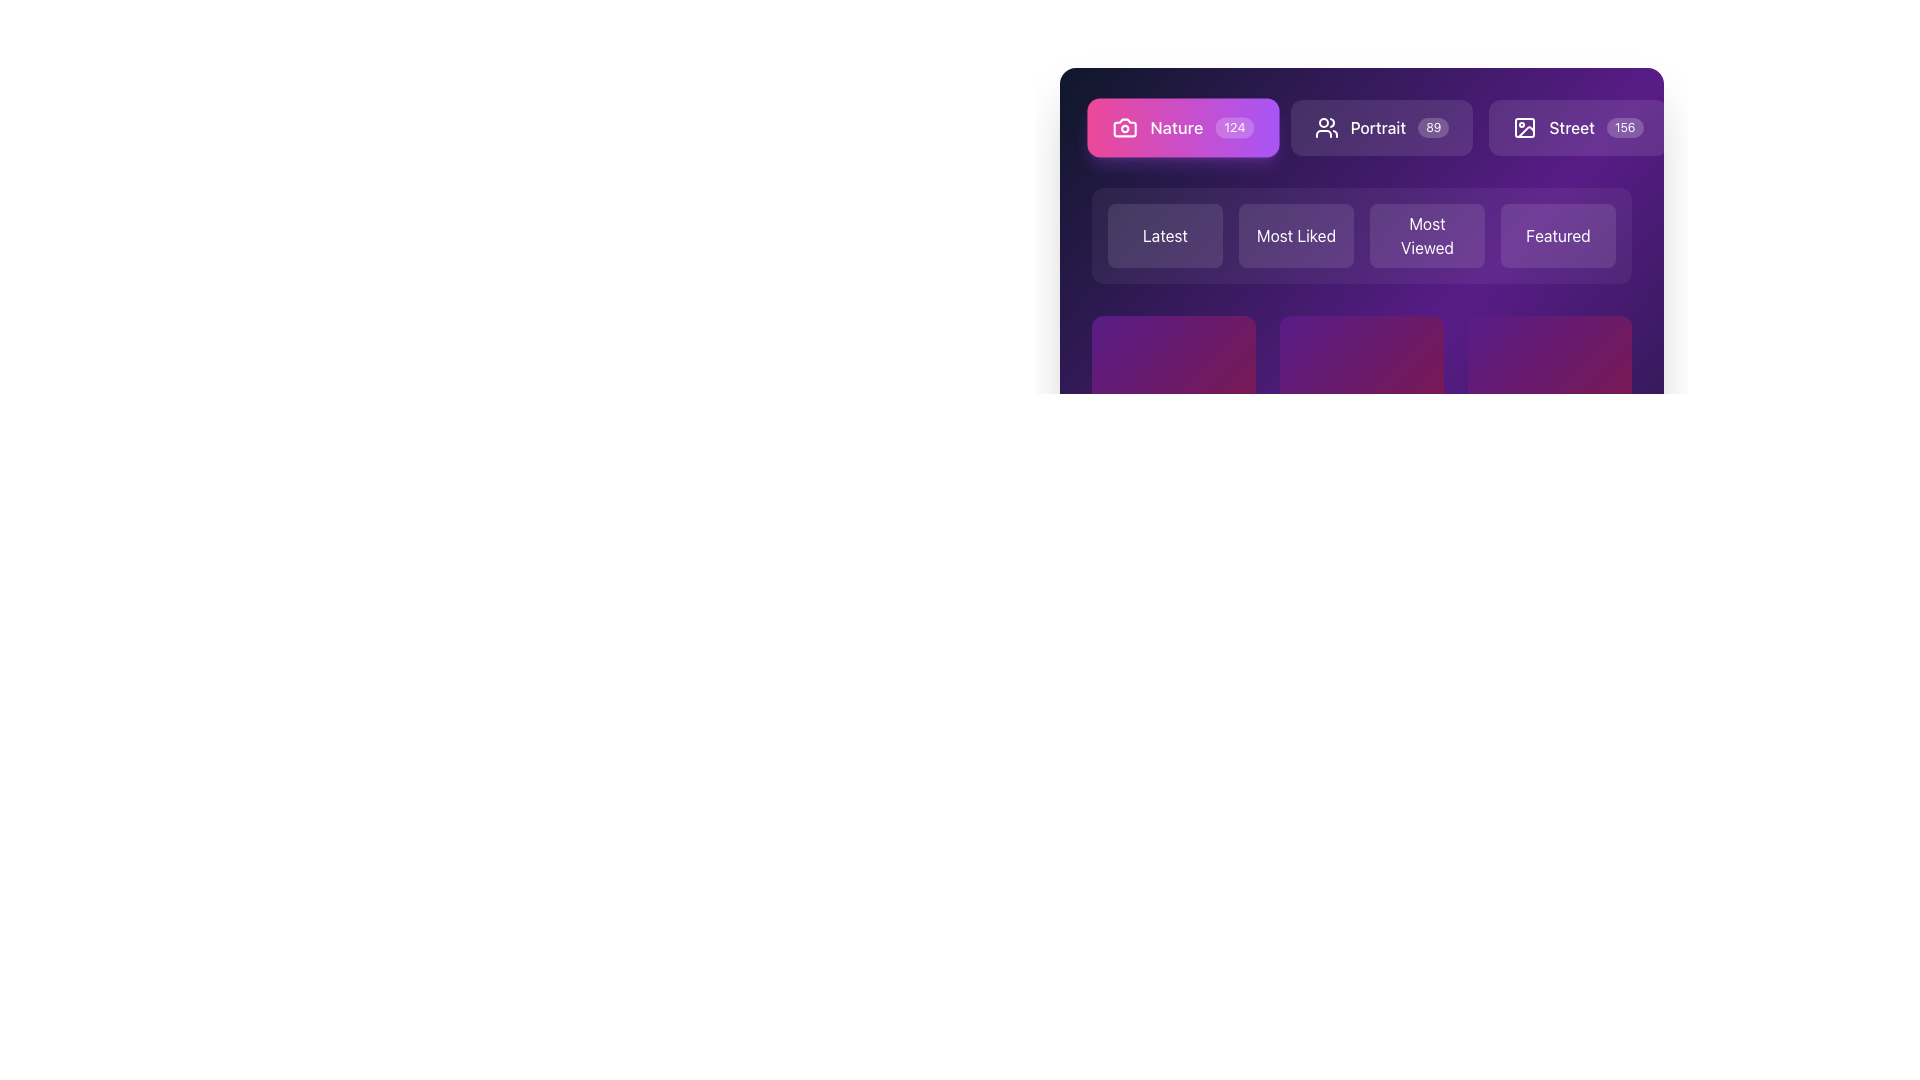  Describe the element at coordinates (1571, 127) in the screenshot. I see `the text label 'Street' in the top navigation bar` at that location.